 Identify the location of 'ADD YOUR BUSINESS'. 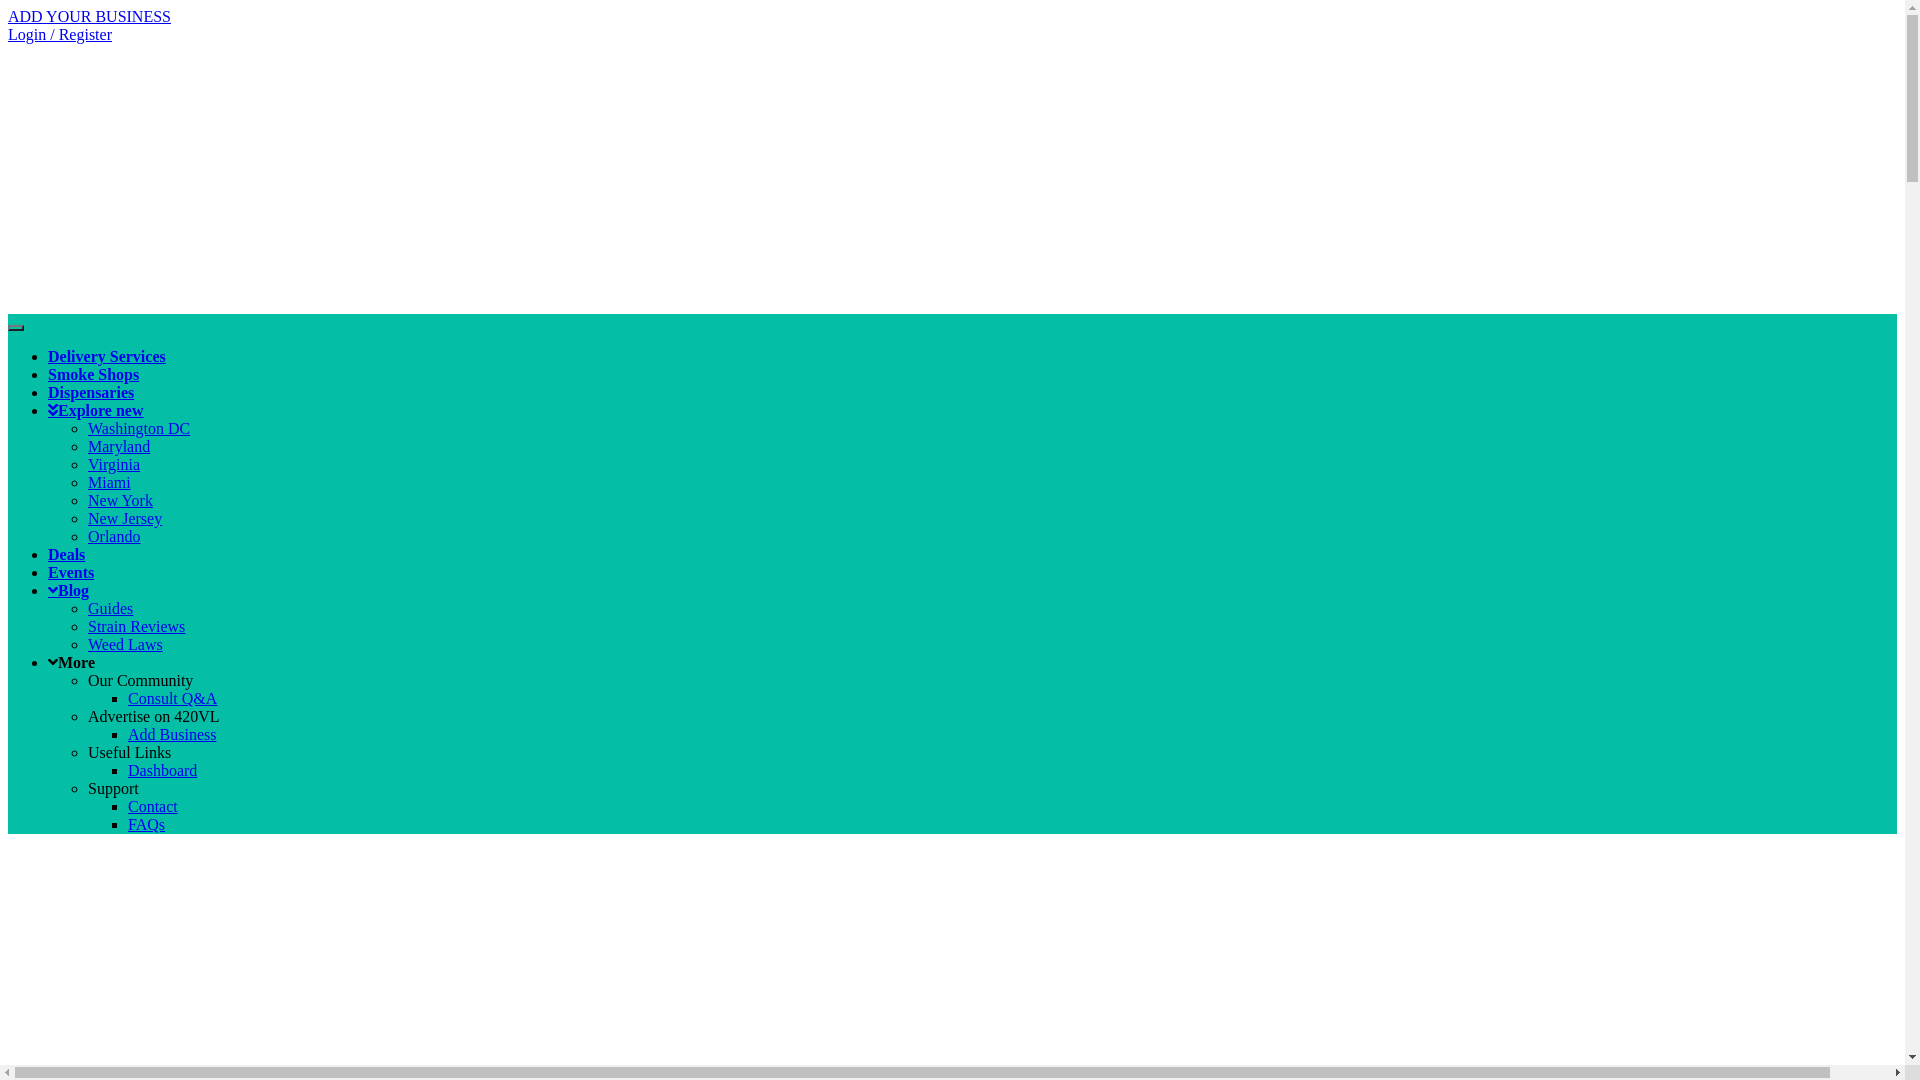
(88, 16).